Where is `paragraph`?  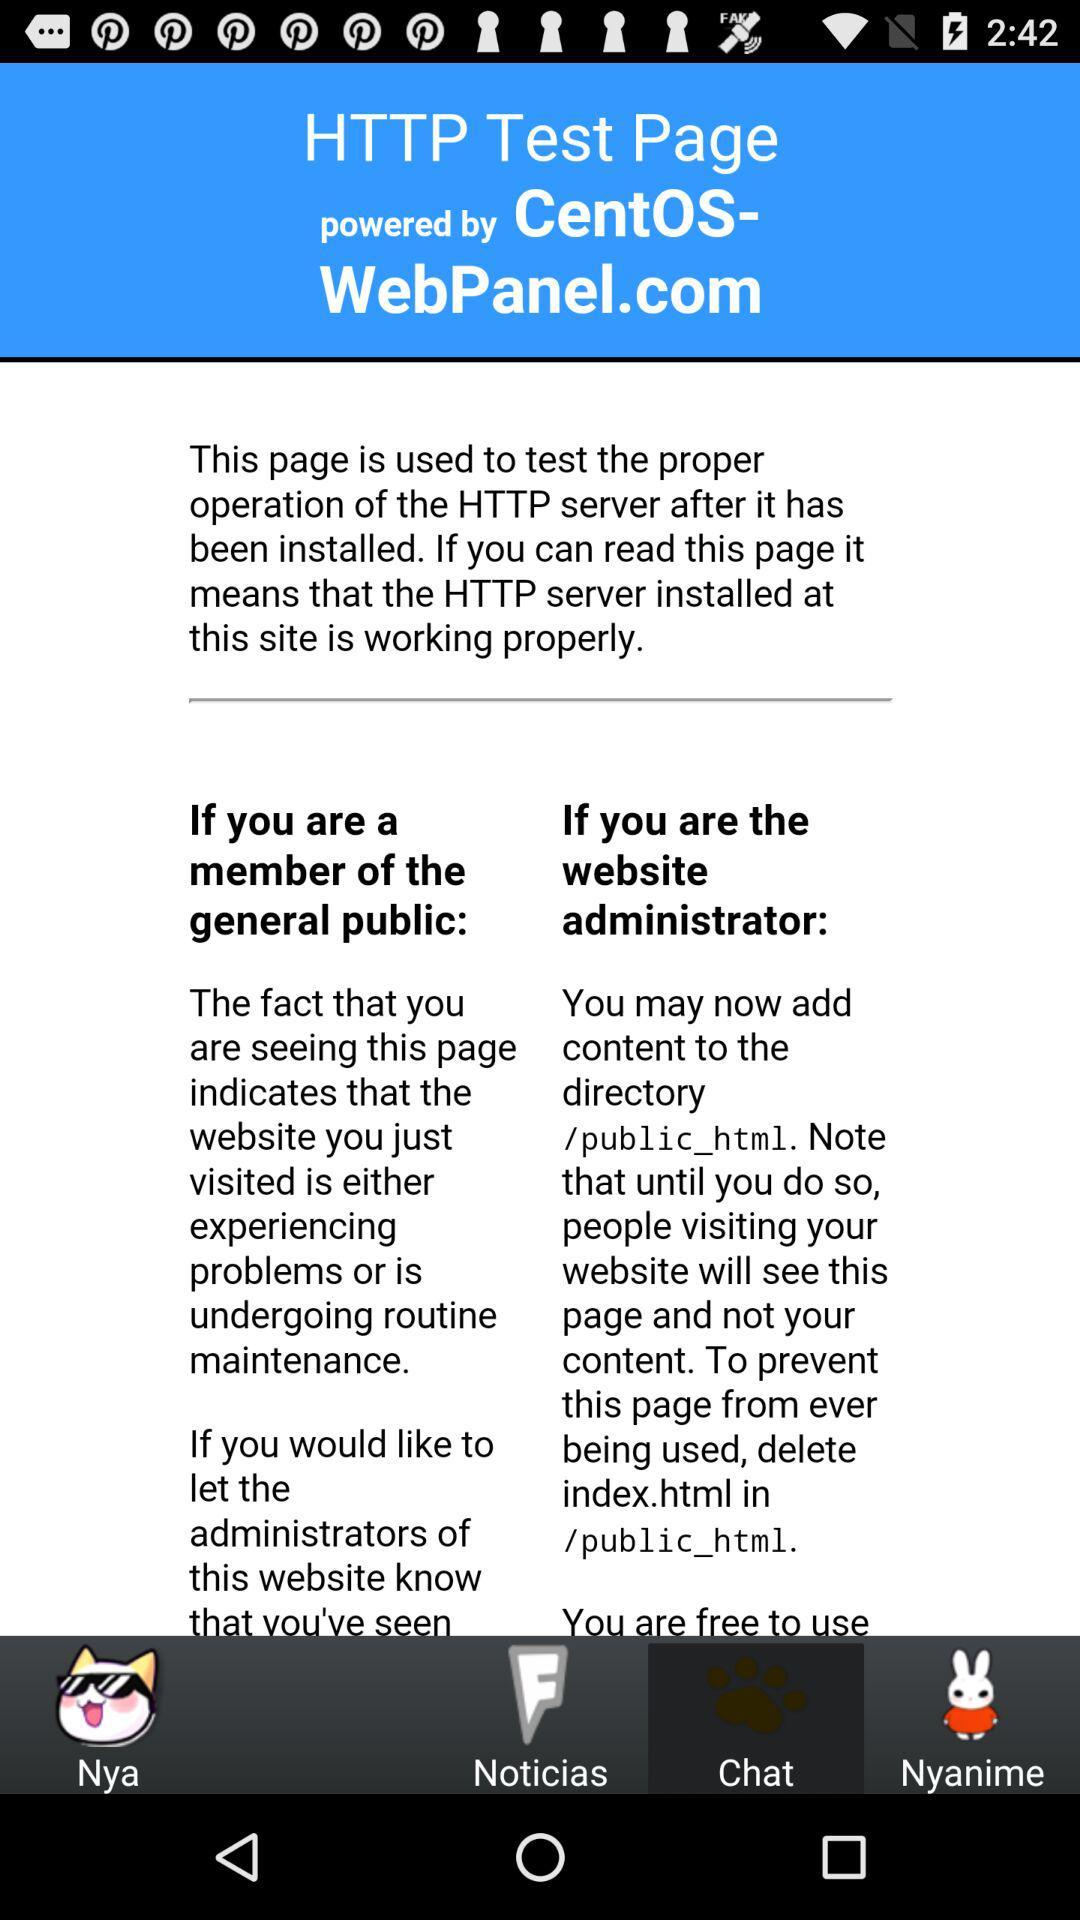 paragraph is located at coordinates (540, 849).